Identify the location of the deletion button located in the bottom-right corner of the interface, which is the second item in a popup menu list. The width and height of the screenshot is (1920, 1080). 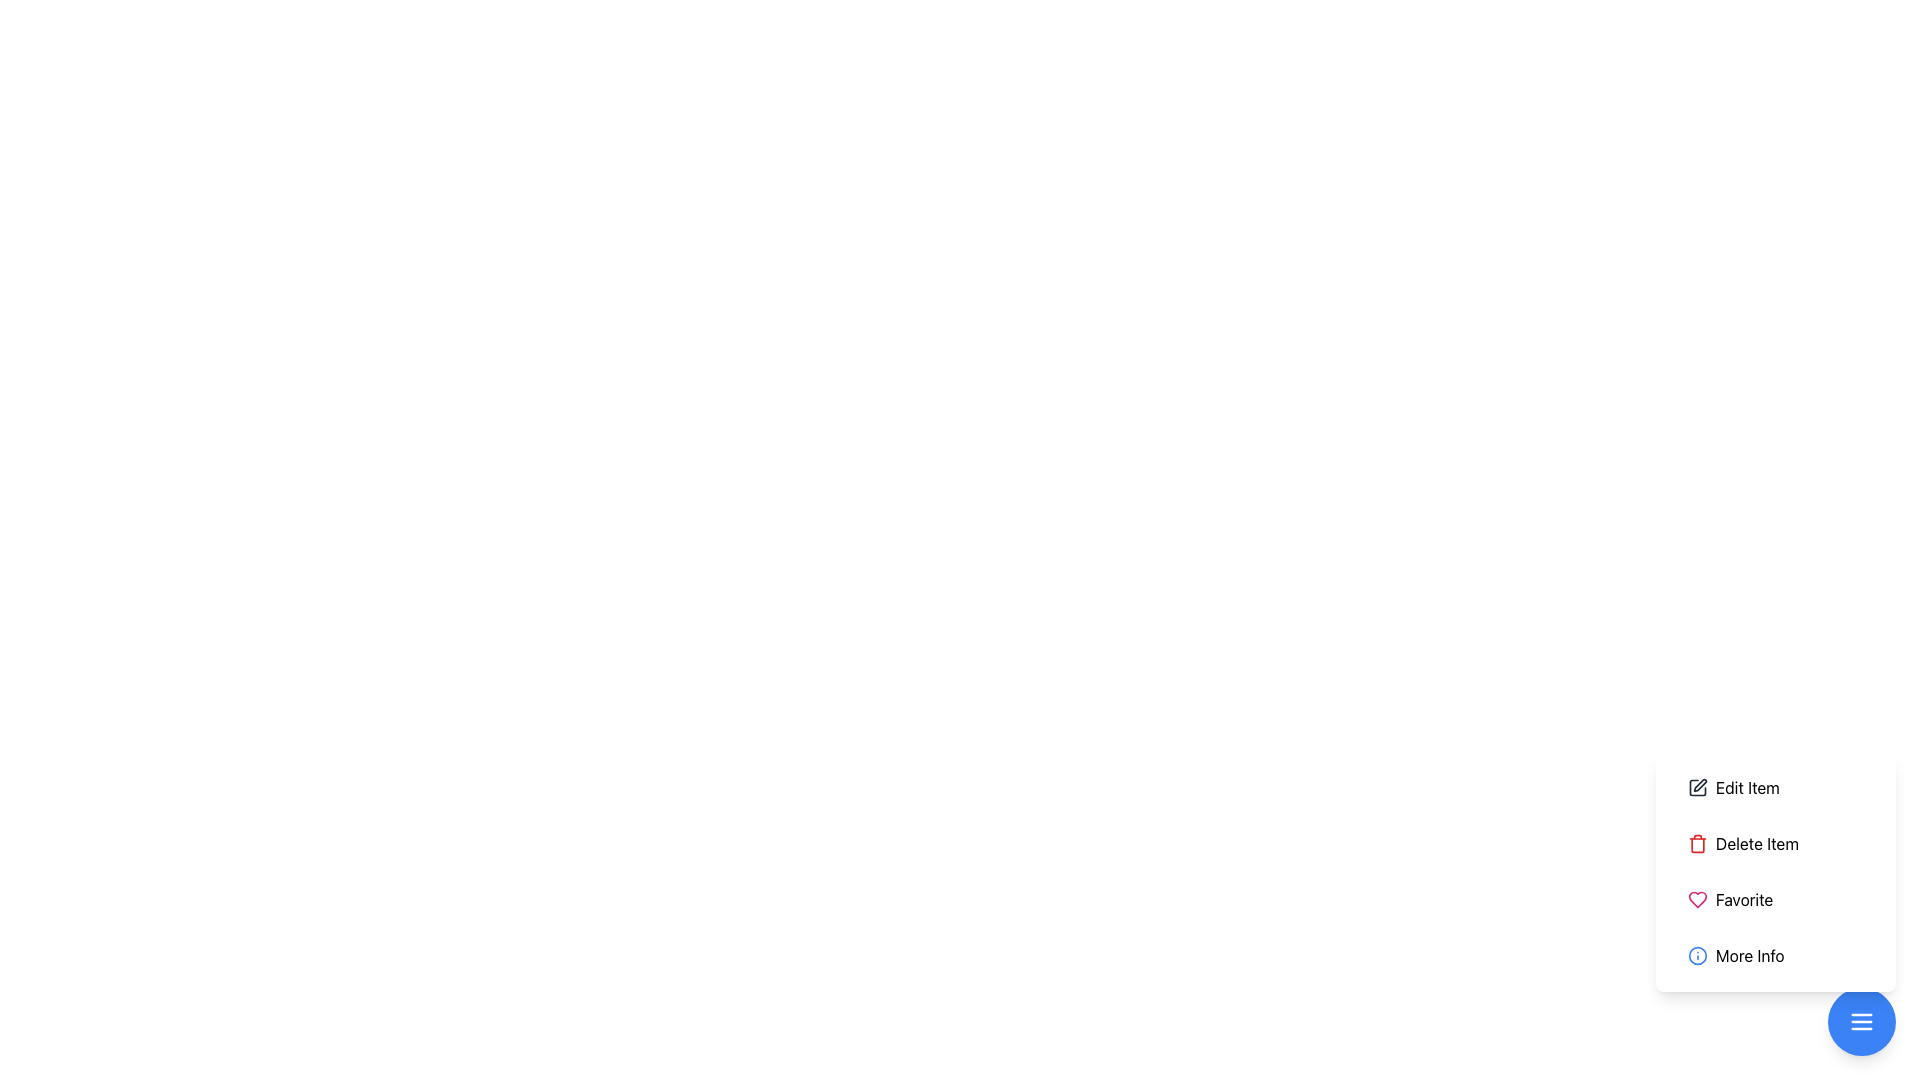
(1776, 844).